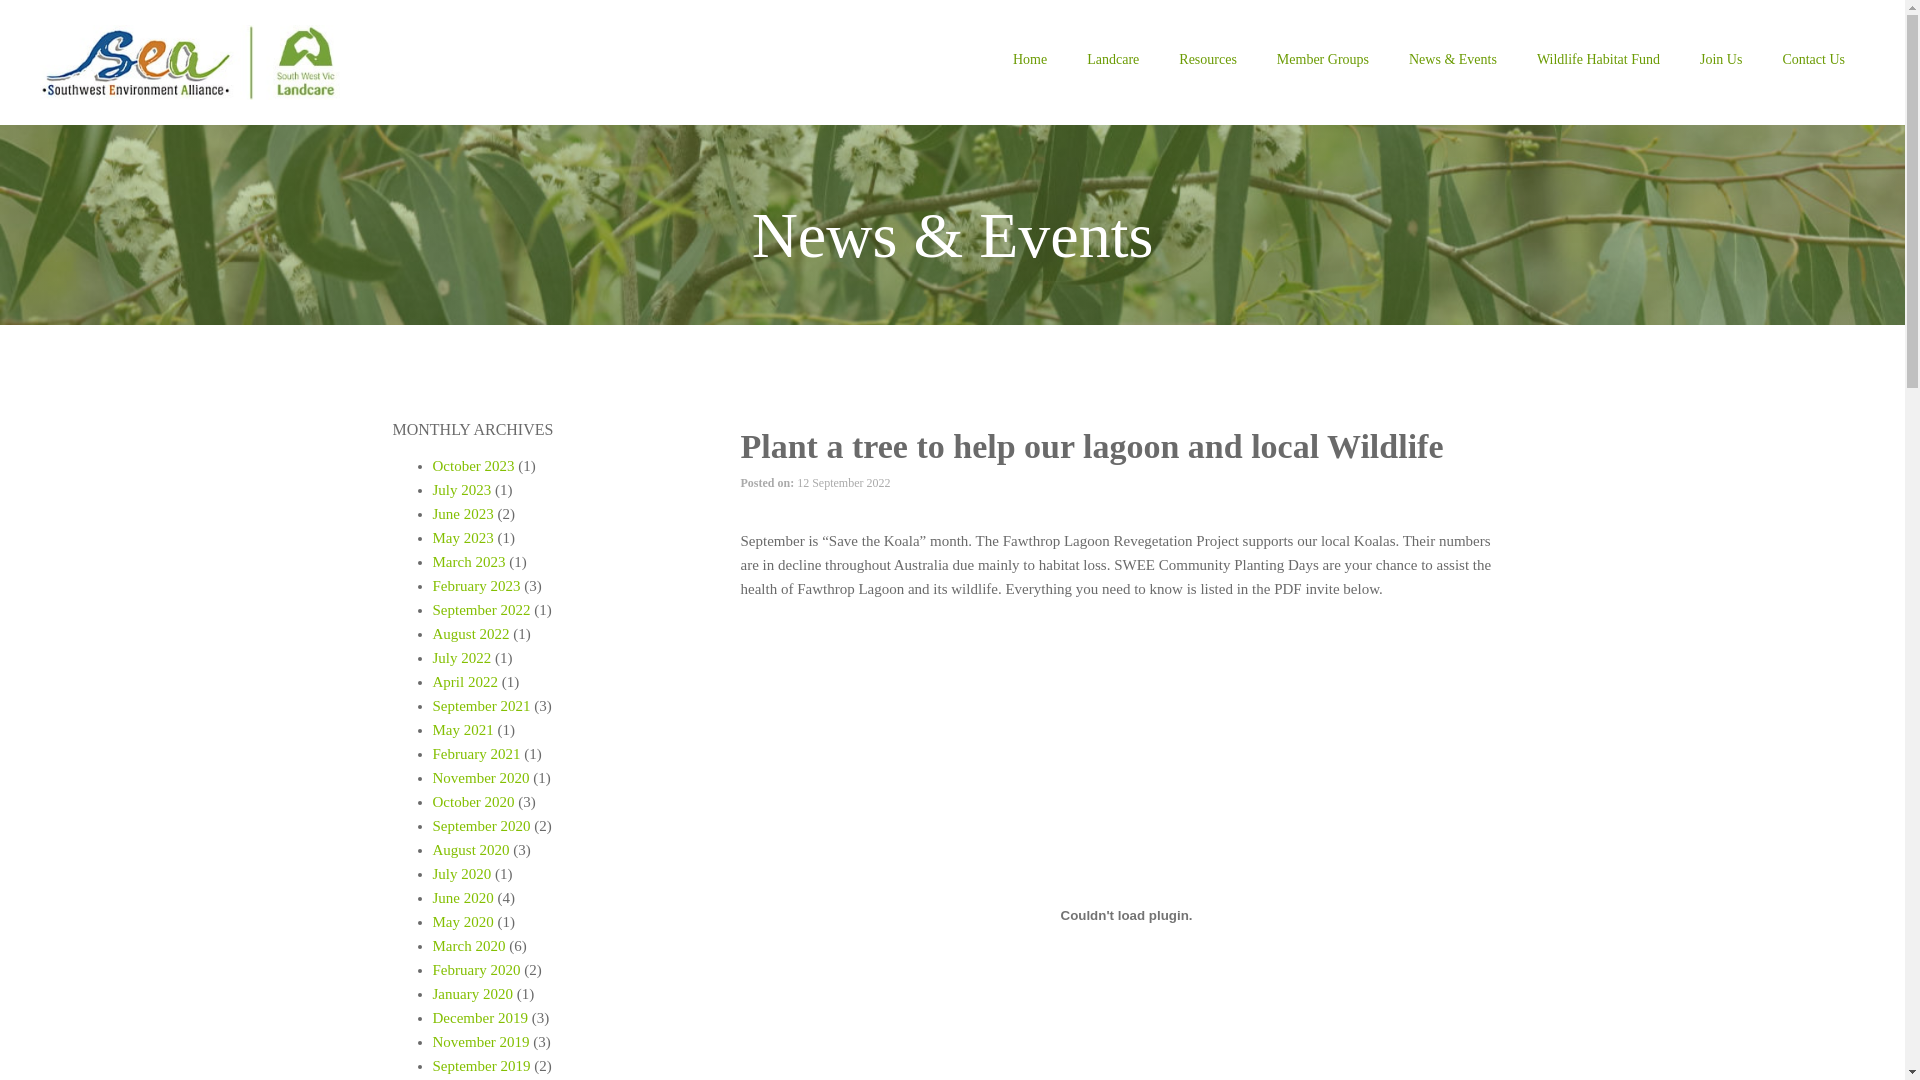 The width and height of the screenshot is (1920, 1080). Describe the element at coordinates (480, 1040) in the screenshot. I see `'November 2019'` at that location.